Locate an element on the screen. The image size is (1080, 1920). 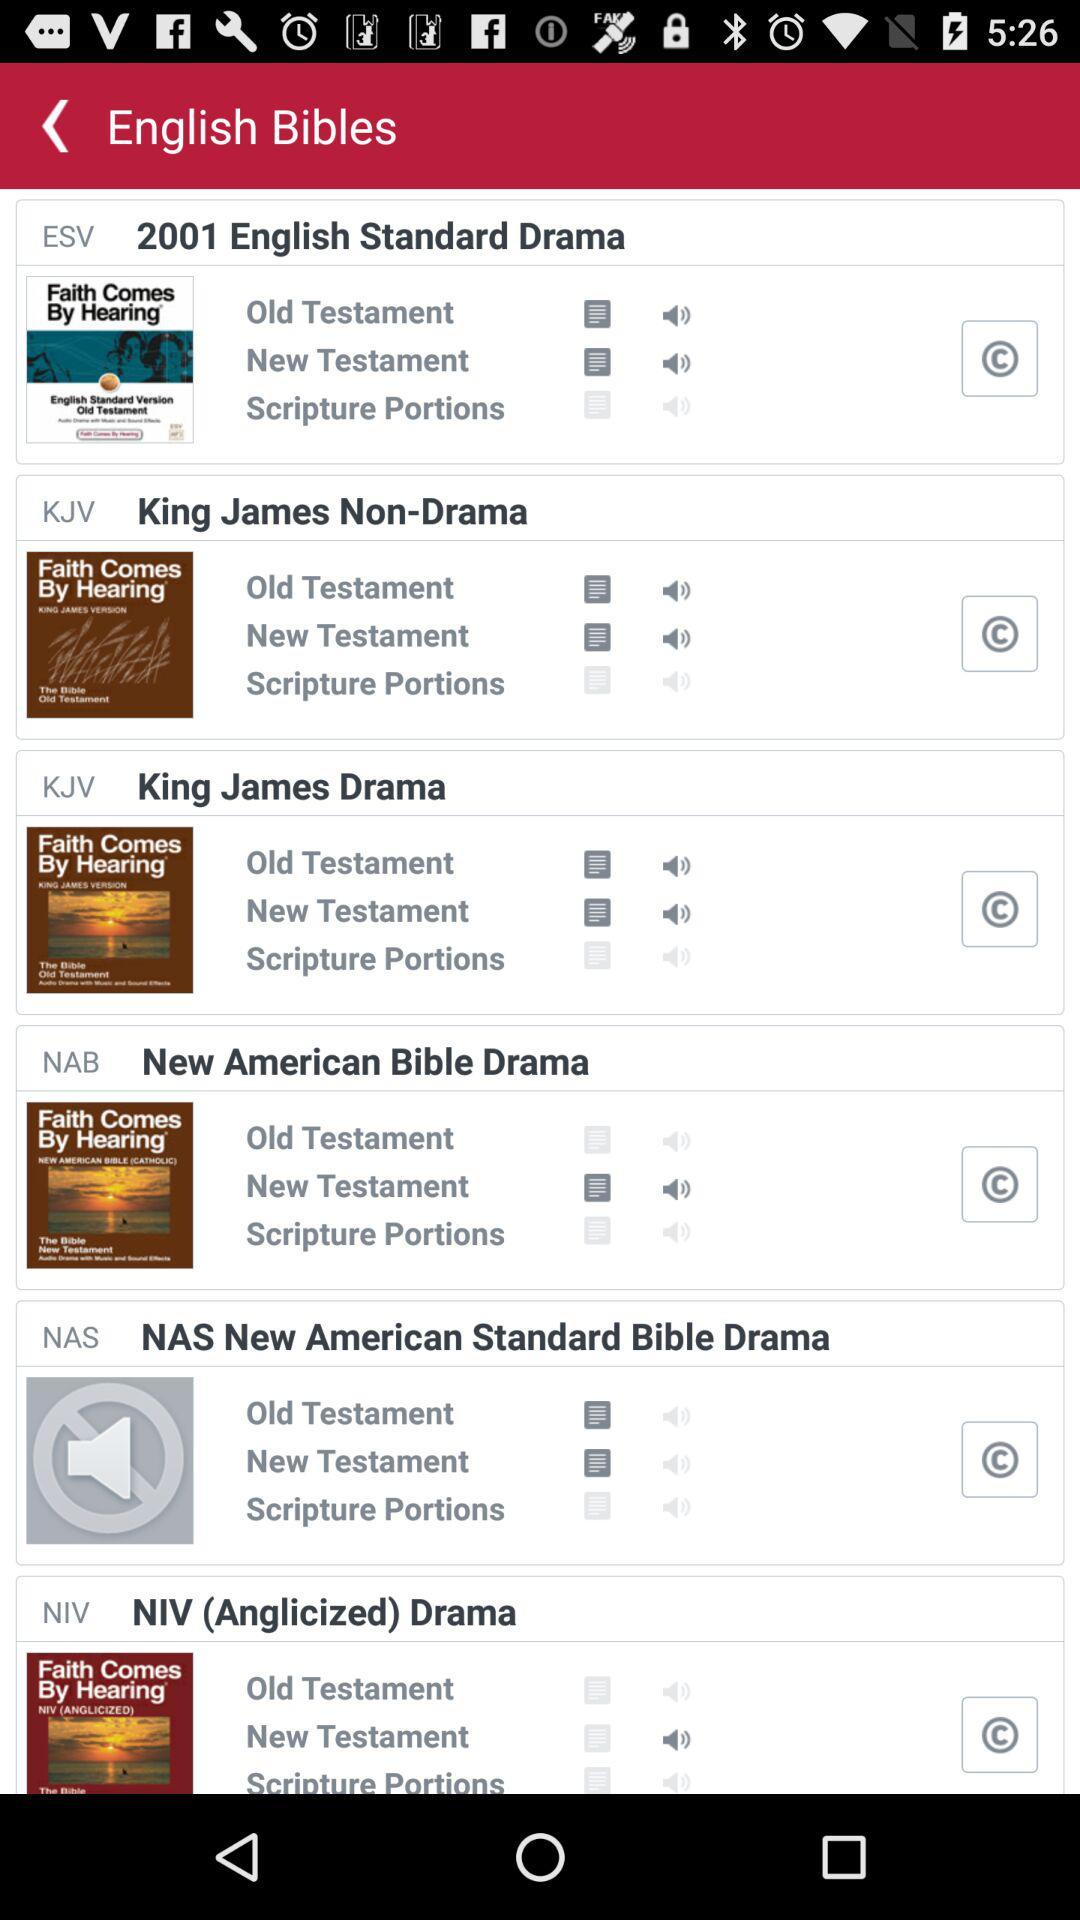
and pause is located at coordinates (999, 1459).